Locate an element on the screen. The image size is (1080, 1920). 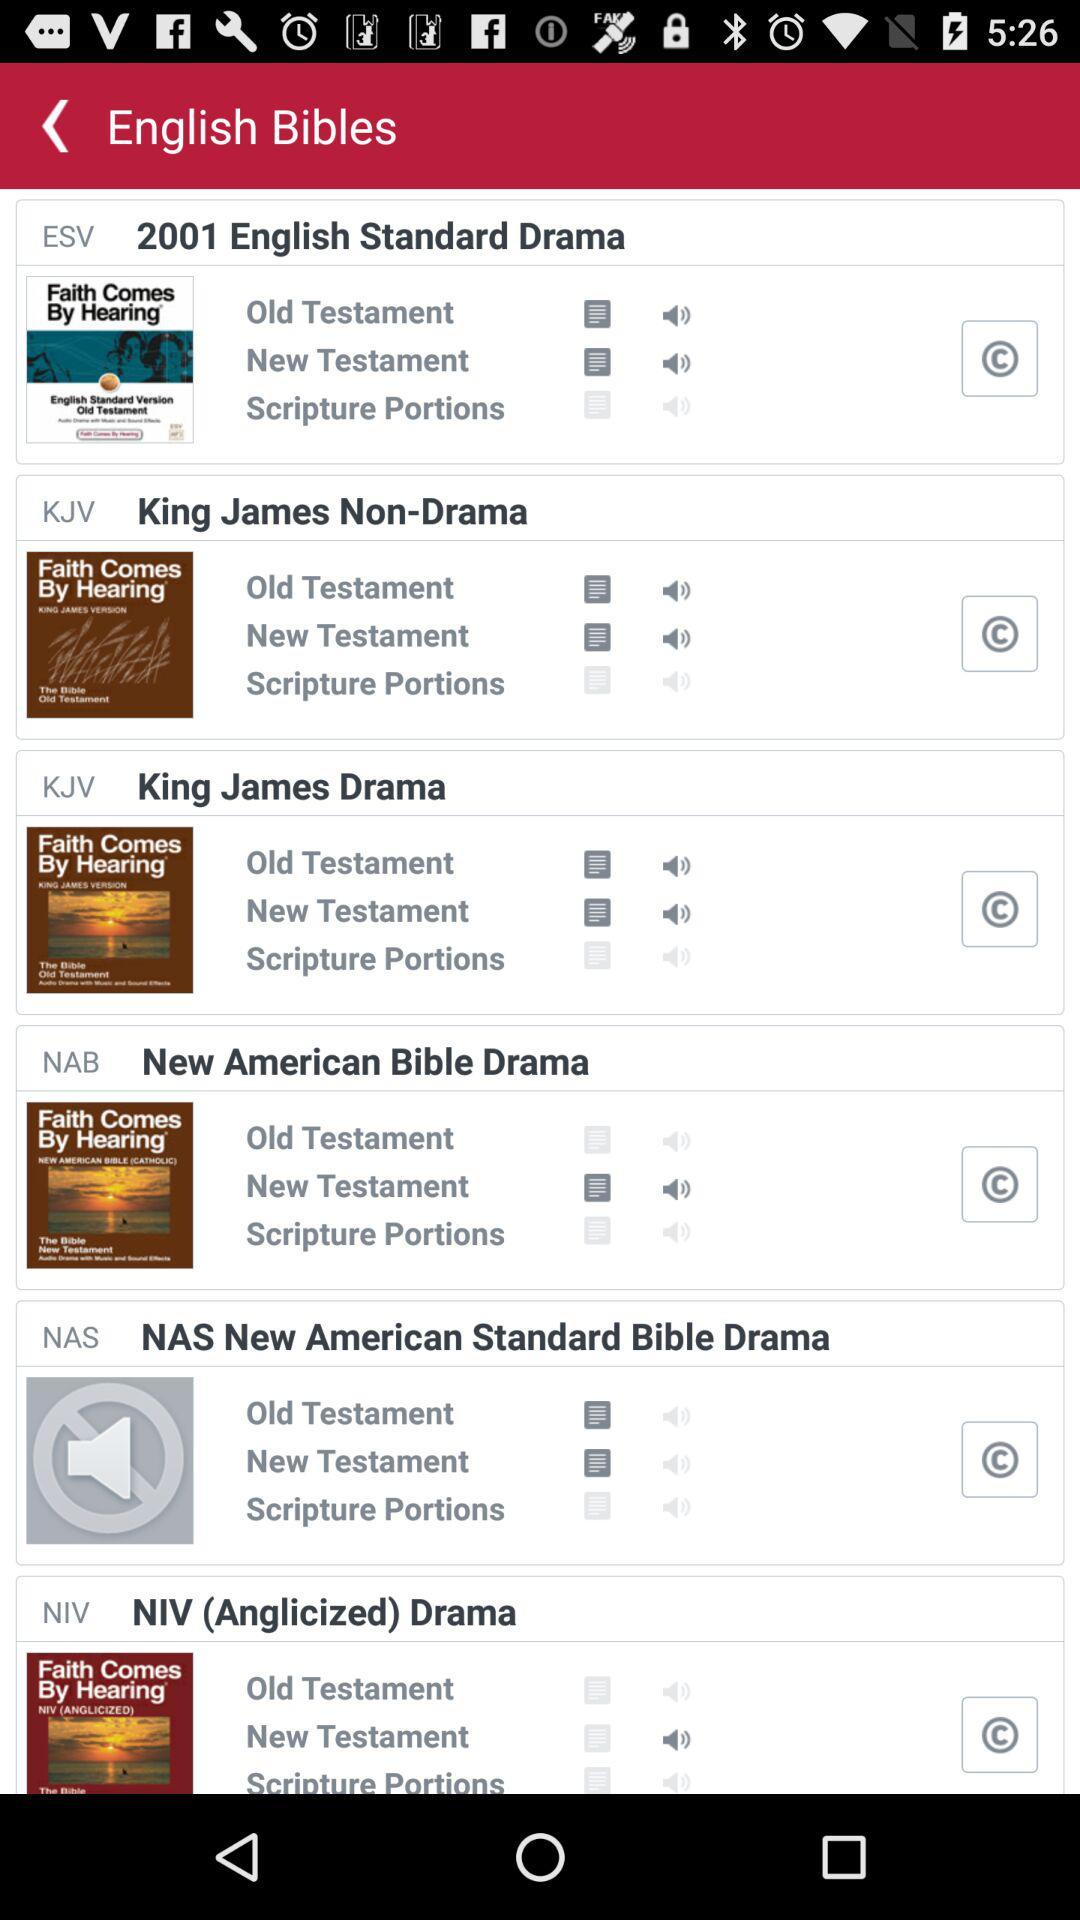
and pause is located at coordinates (999, 1459).